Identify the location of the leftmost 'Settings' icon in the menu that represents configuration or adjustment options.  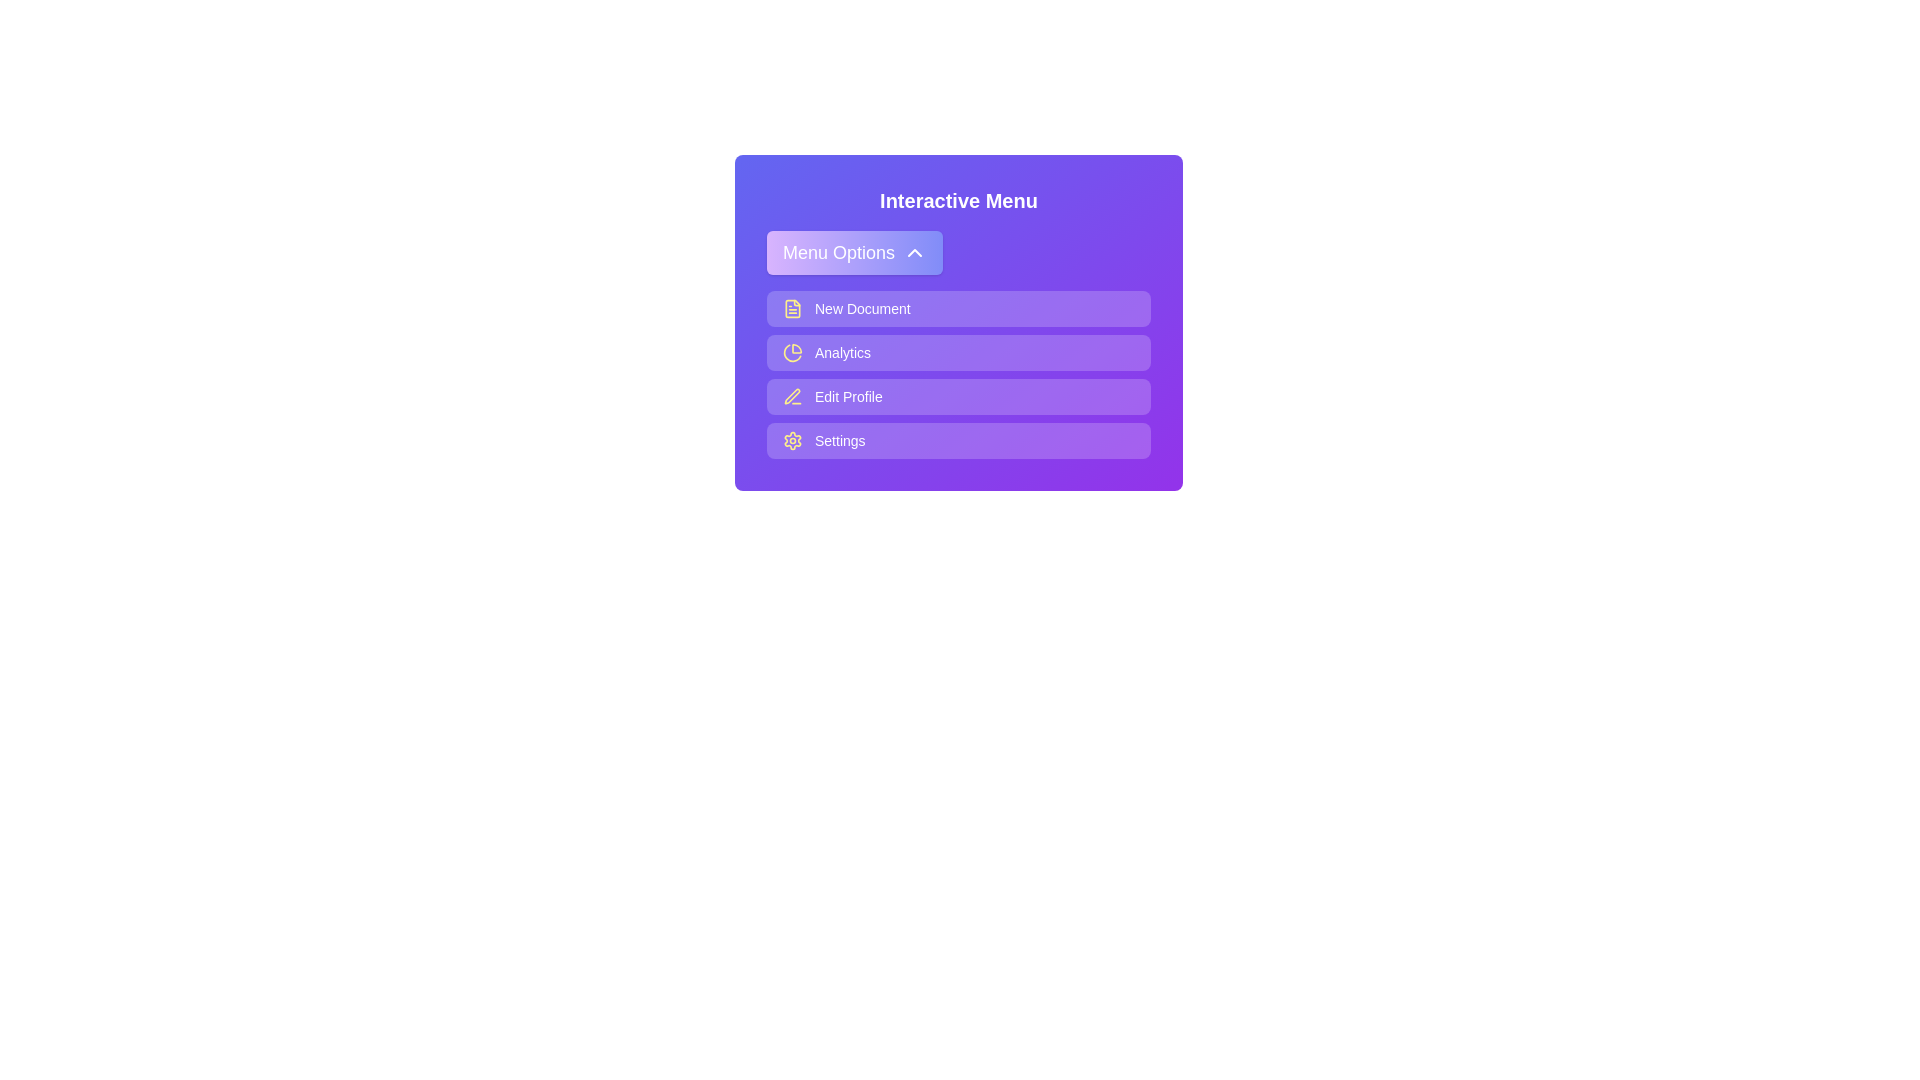
(791, 439).